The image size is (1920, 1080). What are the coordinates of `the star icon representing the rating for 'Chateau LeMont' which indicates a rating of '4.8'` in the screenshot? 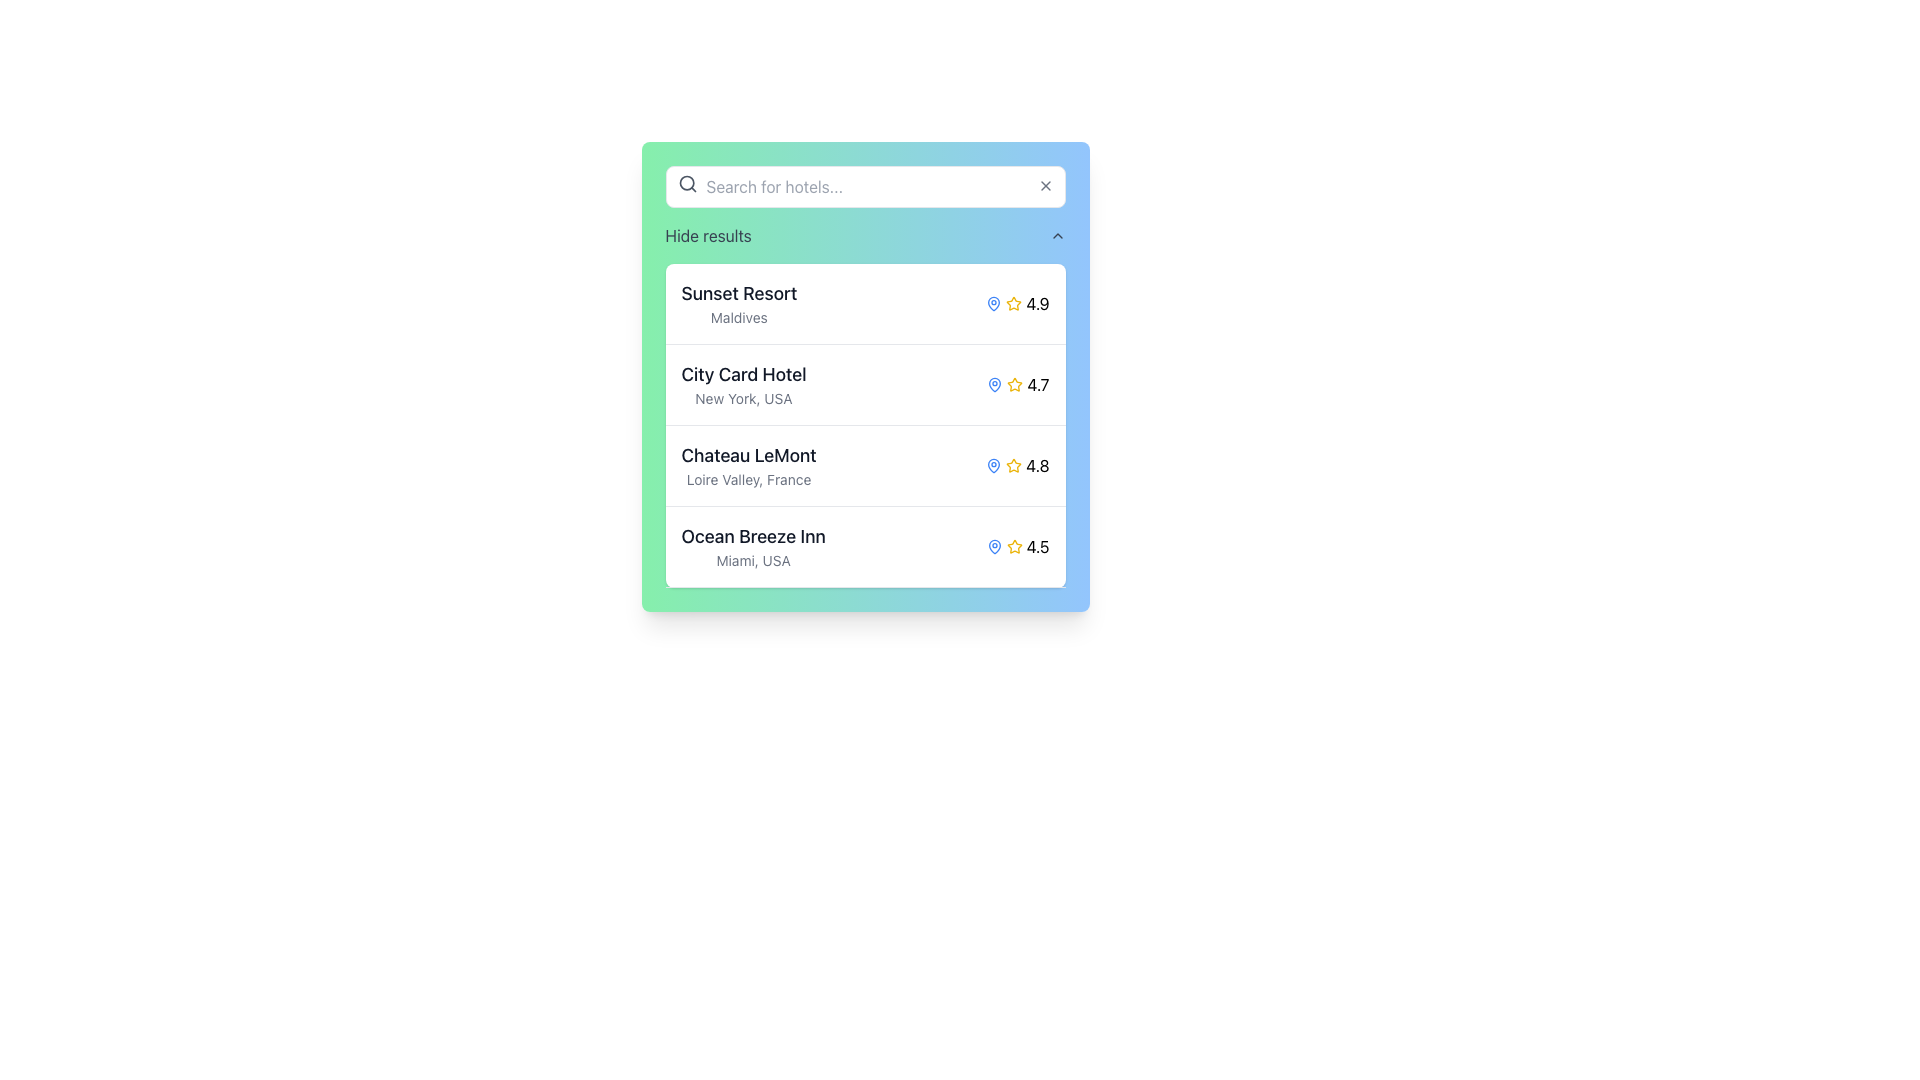 It's located at (1014, 466).